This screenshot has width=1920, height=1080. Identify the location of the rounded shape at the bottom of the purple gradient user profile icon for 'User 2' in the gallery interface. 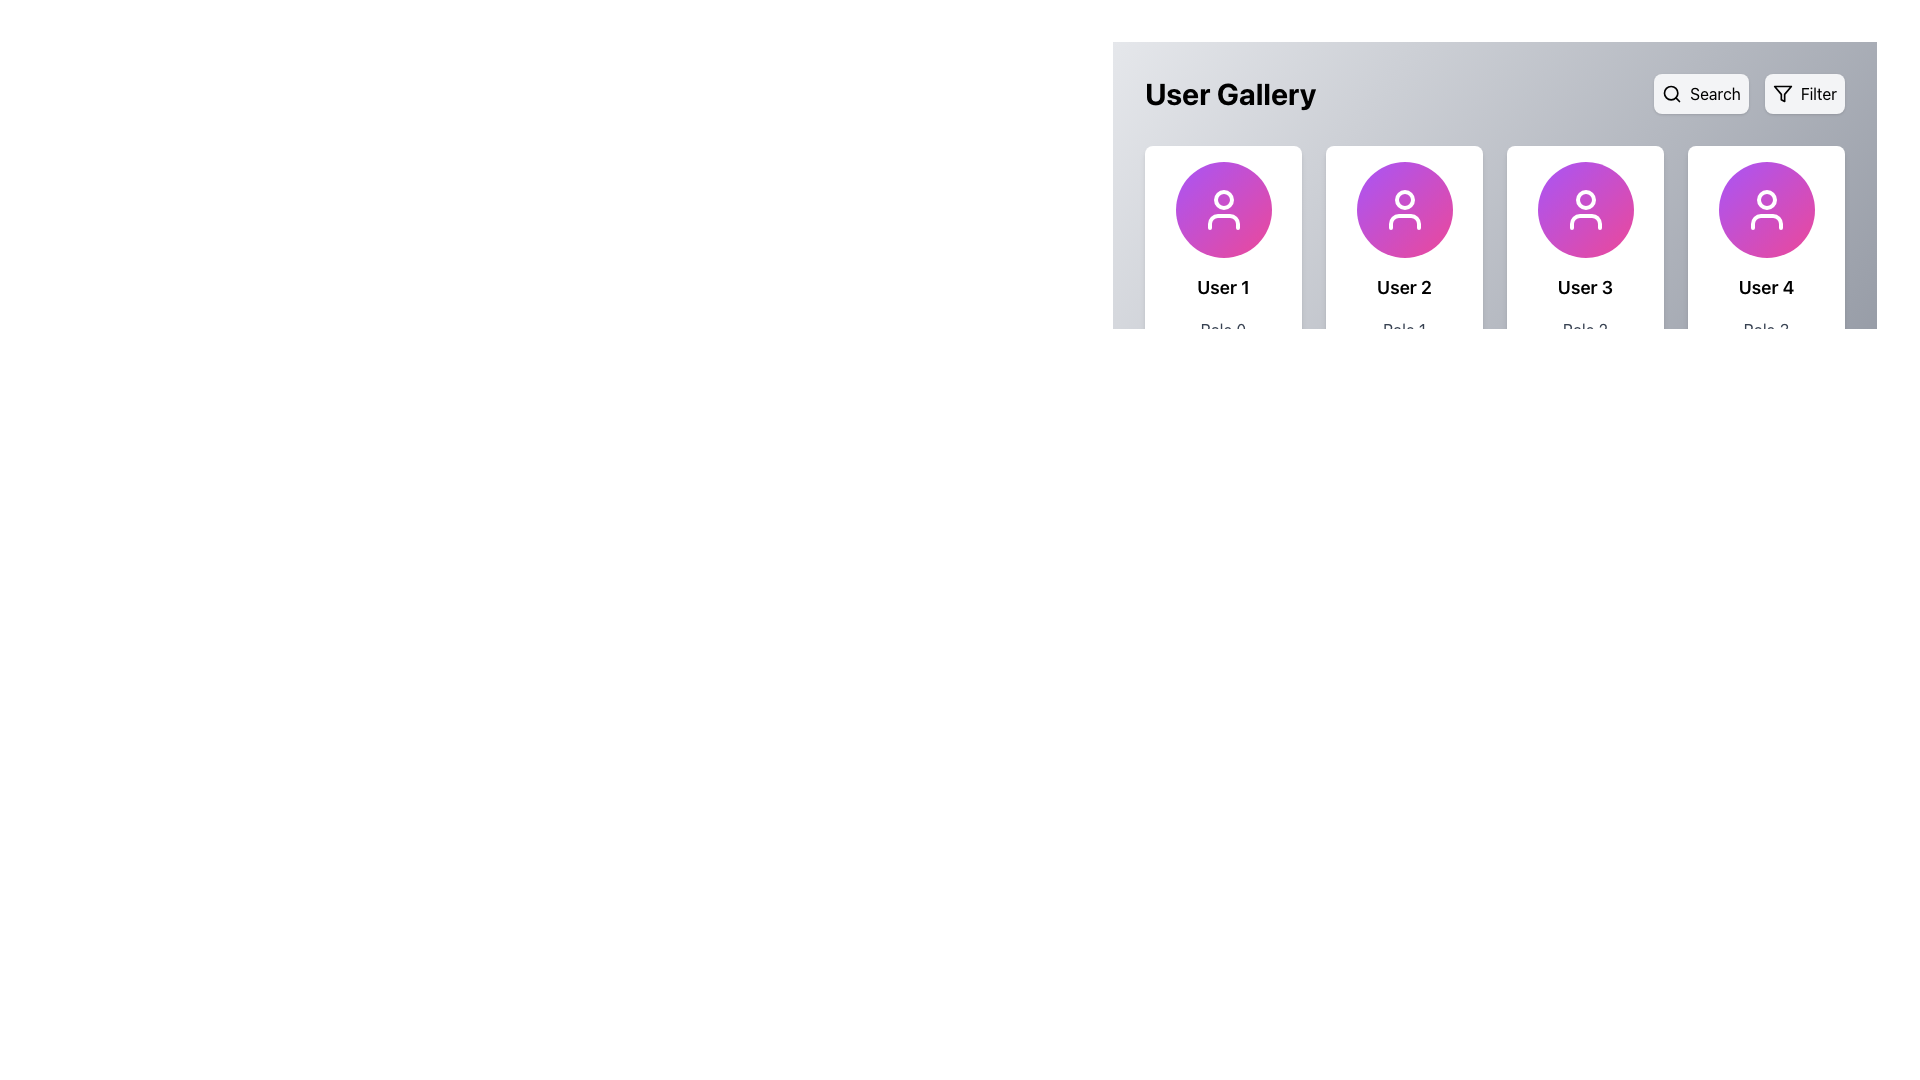
(1403, 222).